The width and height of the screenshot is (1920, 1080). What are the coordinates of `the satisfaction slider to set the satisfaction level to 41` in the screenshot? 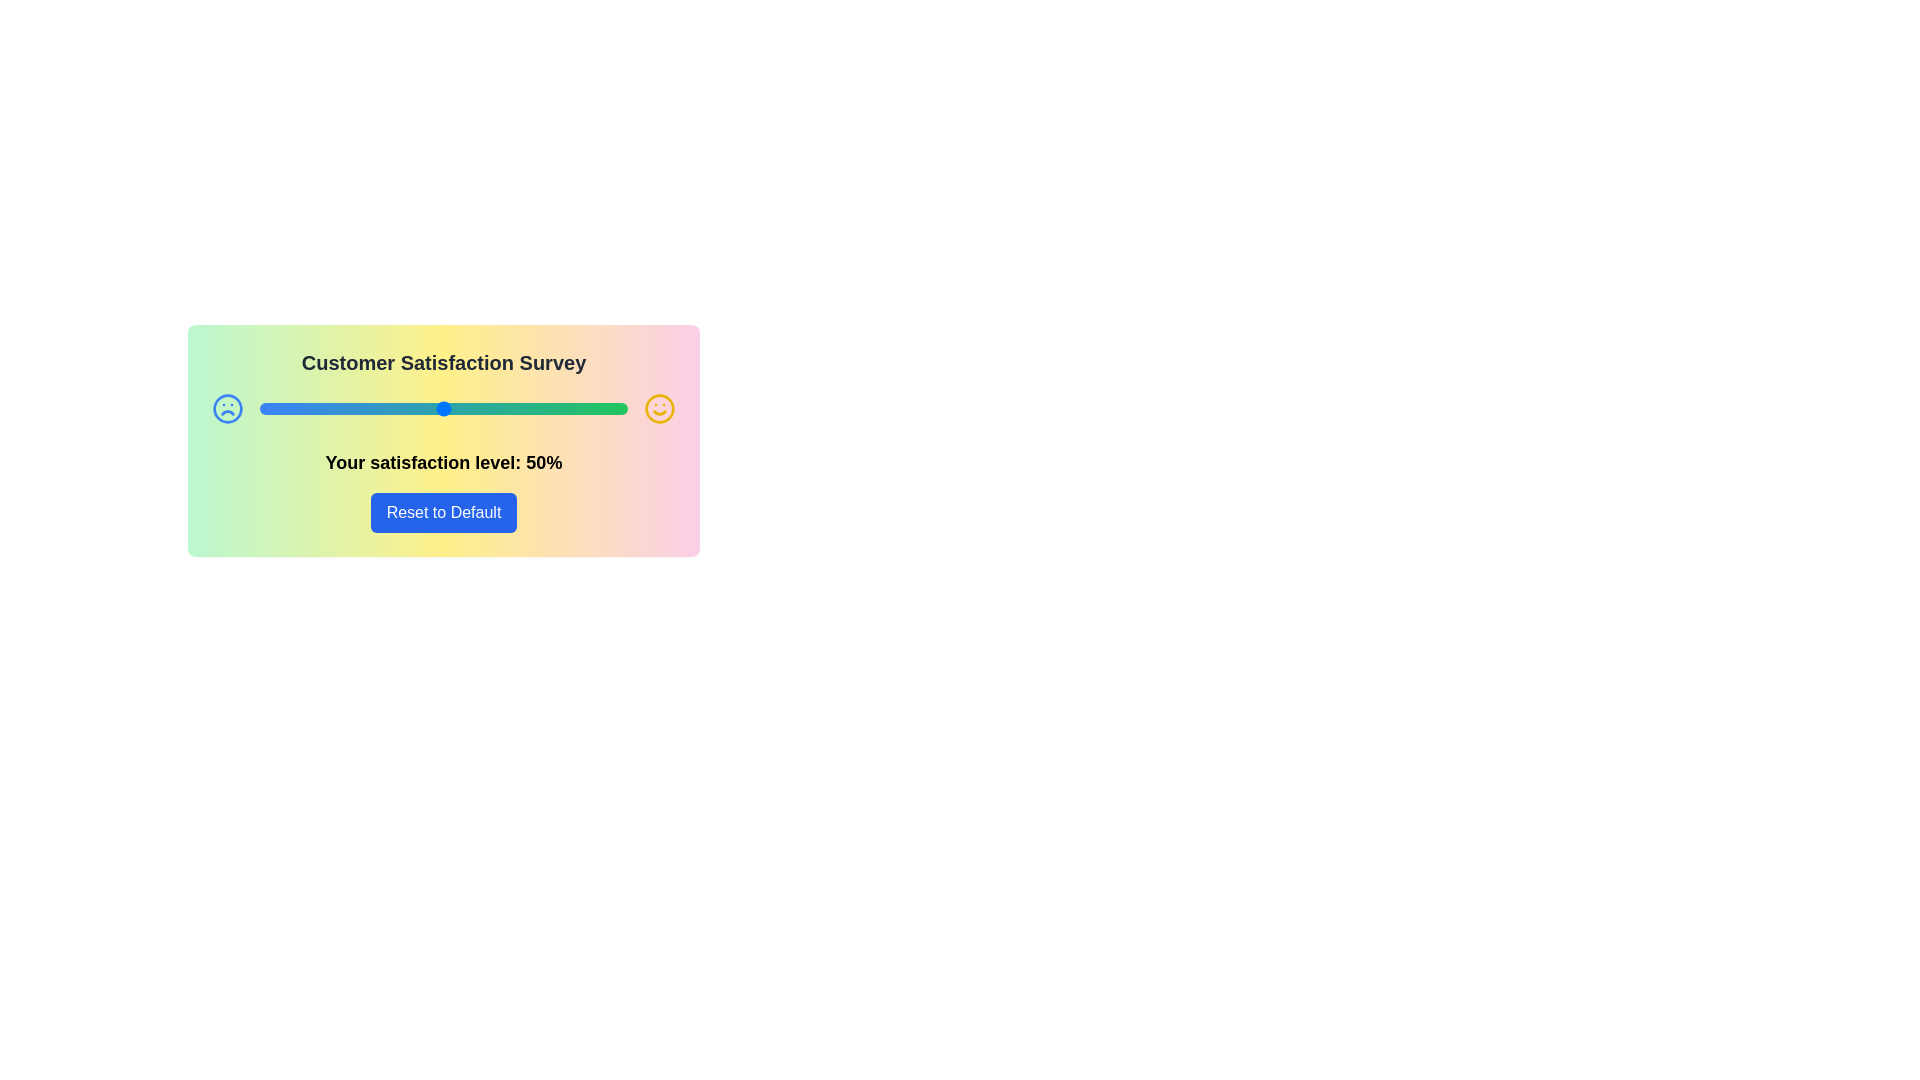 It's located at (409, 407).